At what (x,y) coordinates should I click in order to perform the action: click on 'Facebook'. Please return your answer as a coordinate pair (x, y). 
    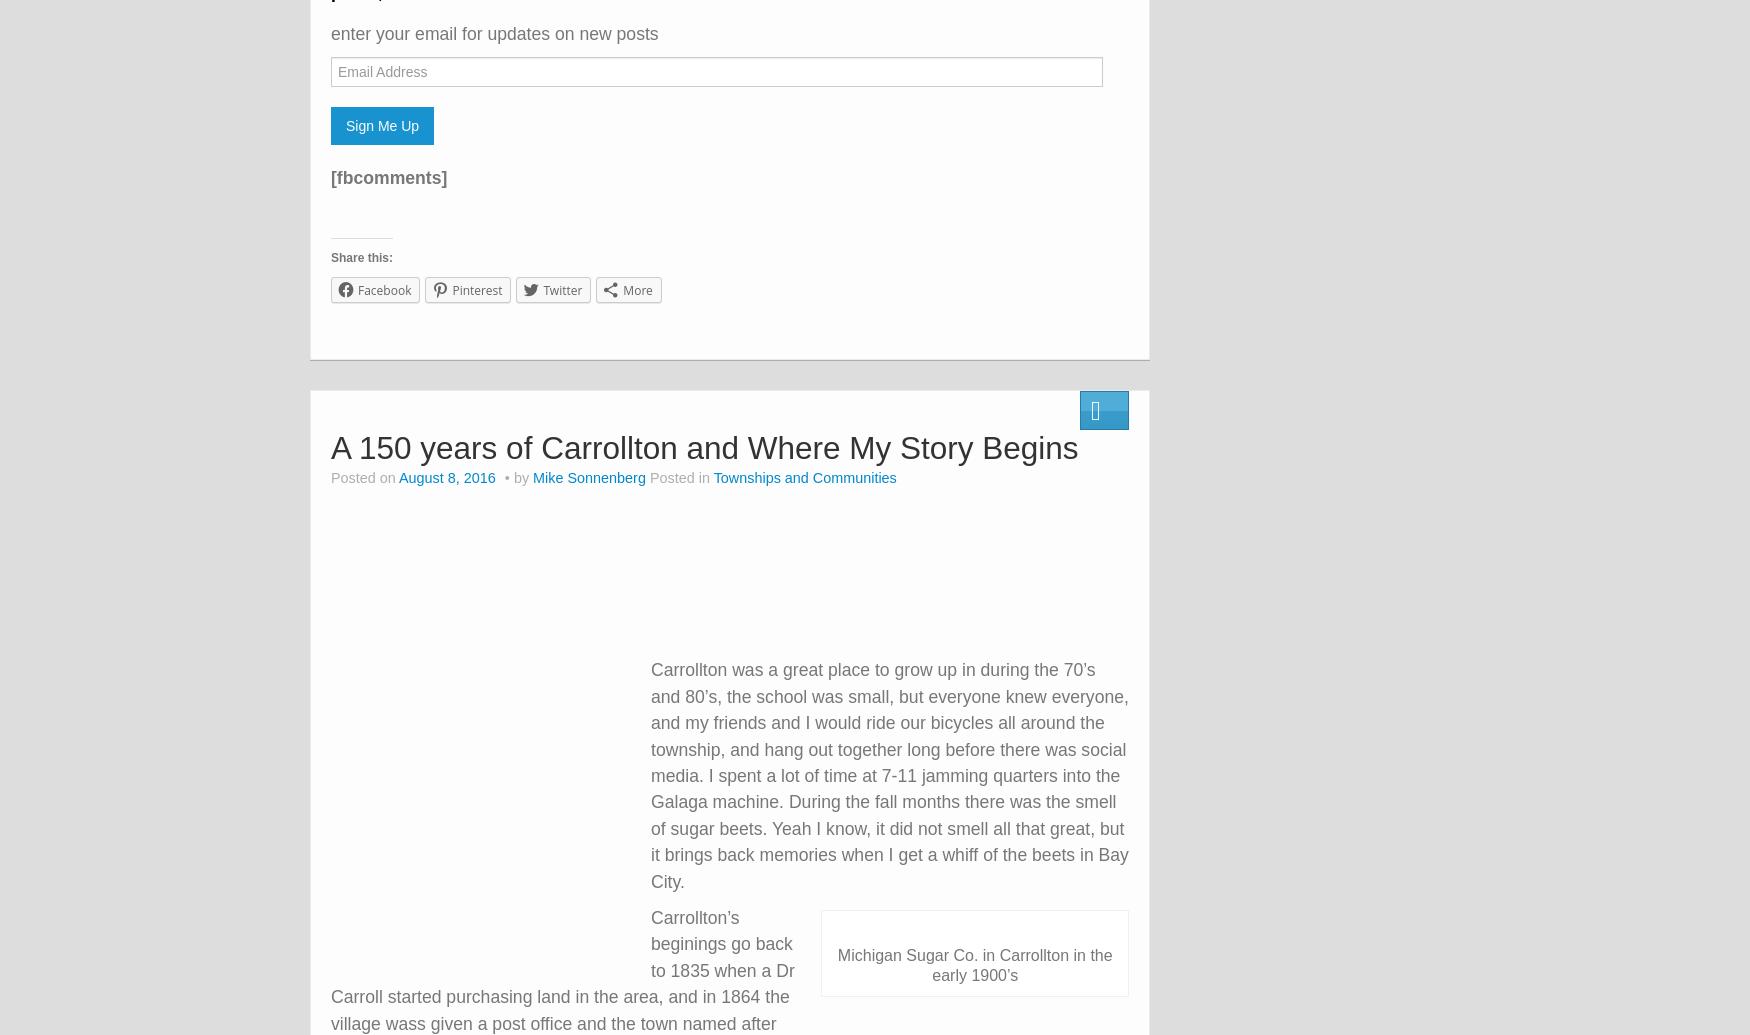
    Looking at the image, I should click on (383, 290).